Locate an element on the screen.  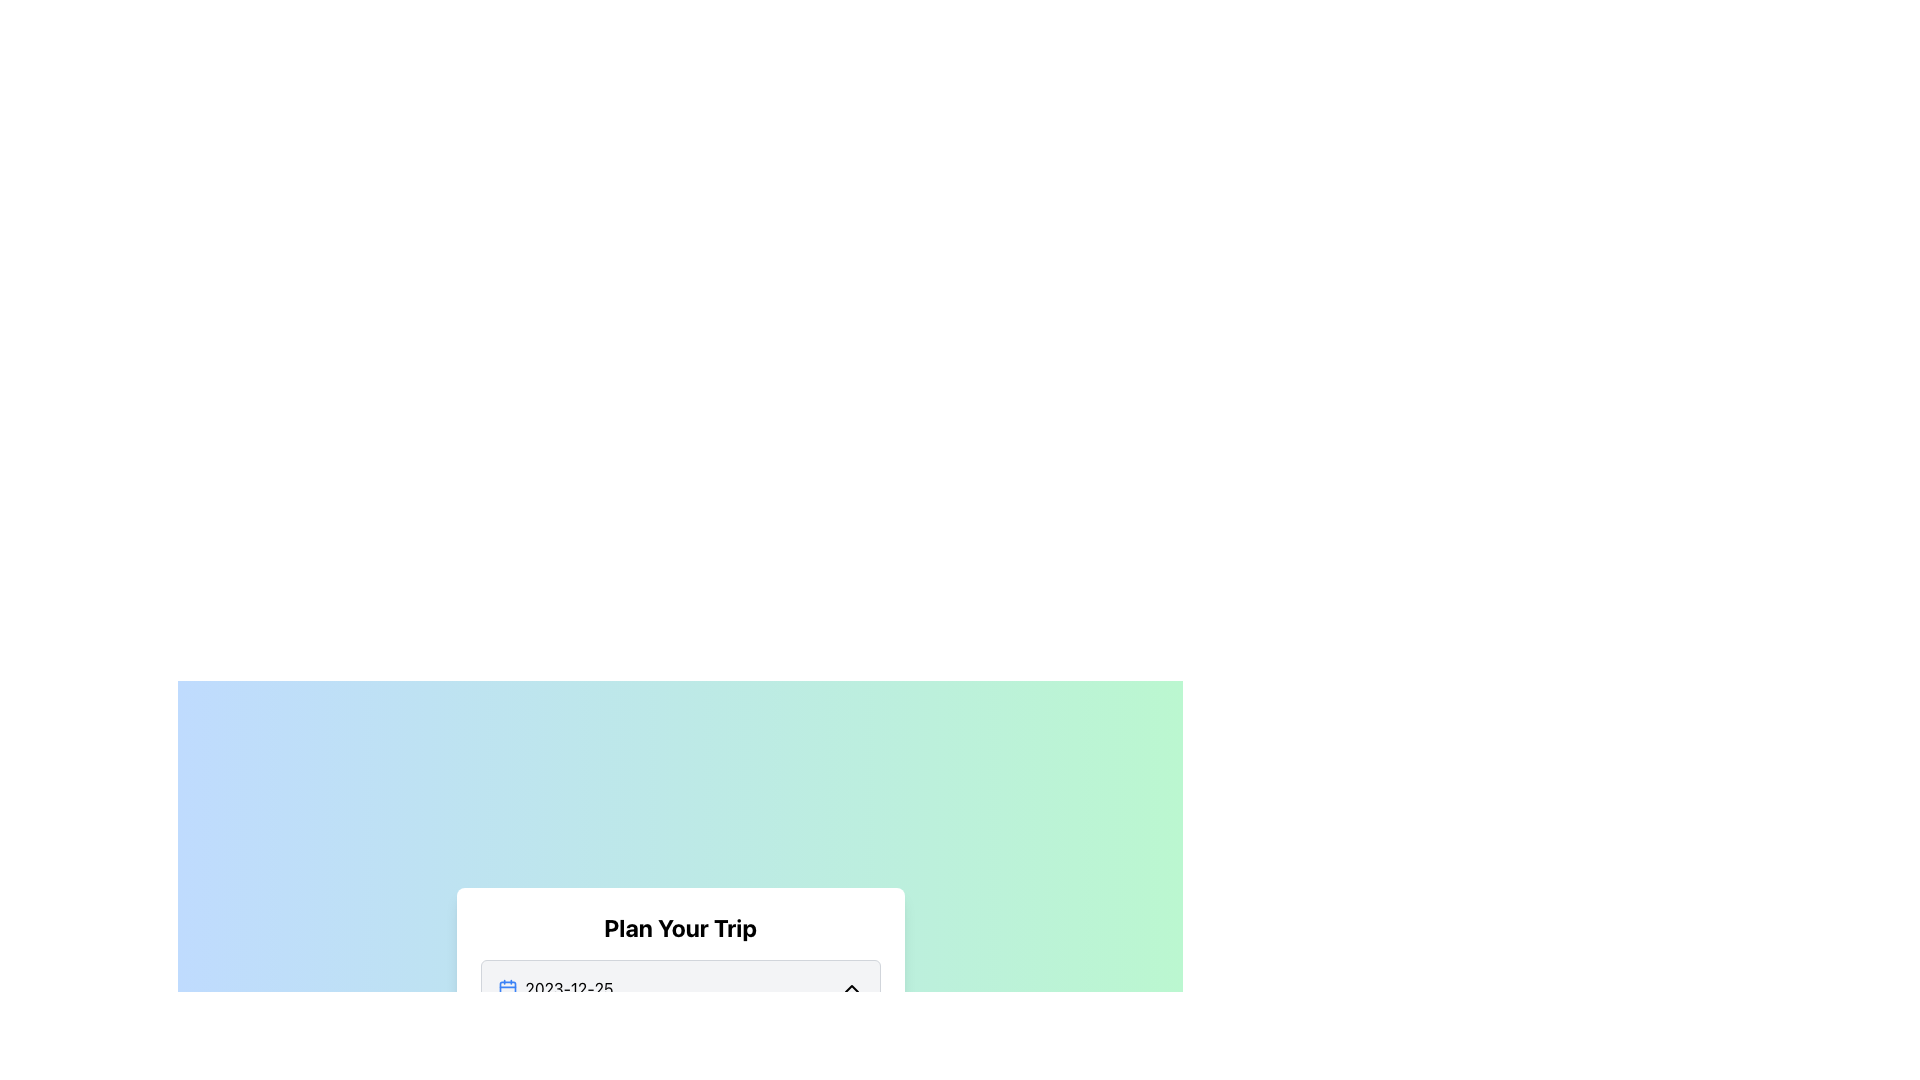
the upward-facing chevron icon located at the right end of the date selection menu item styled with a light grey background and rounded border is located at coordinates (851, 987).